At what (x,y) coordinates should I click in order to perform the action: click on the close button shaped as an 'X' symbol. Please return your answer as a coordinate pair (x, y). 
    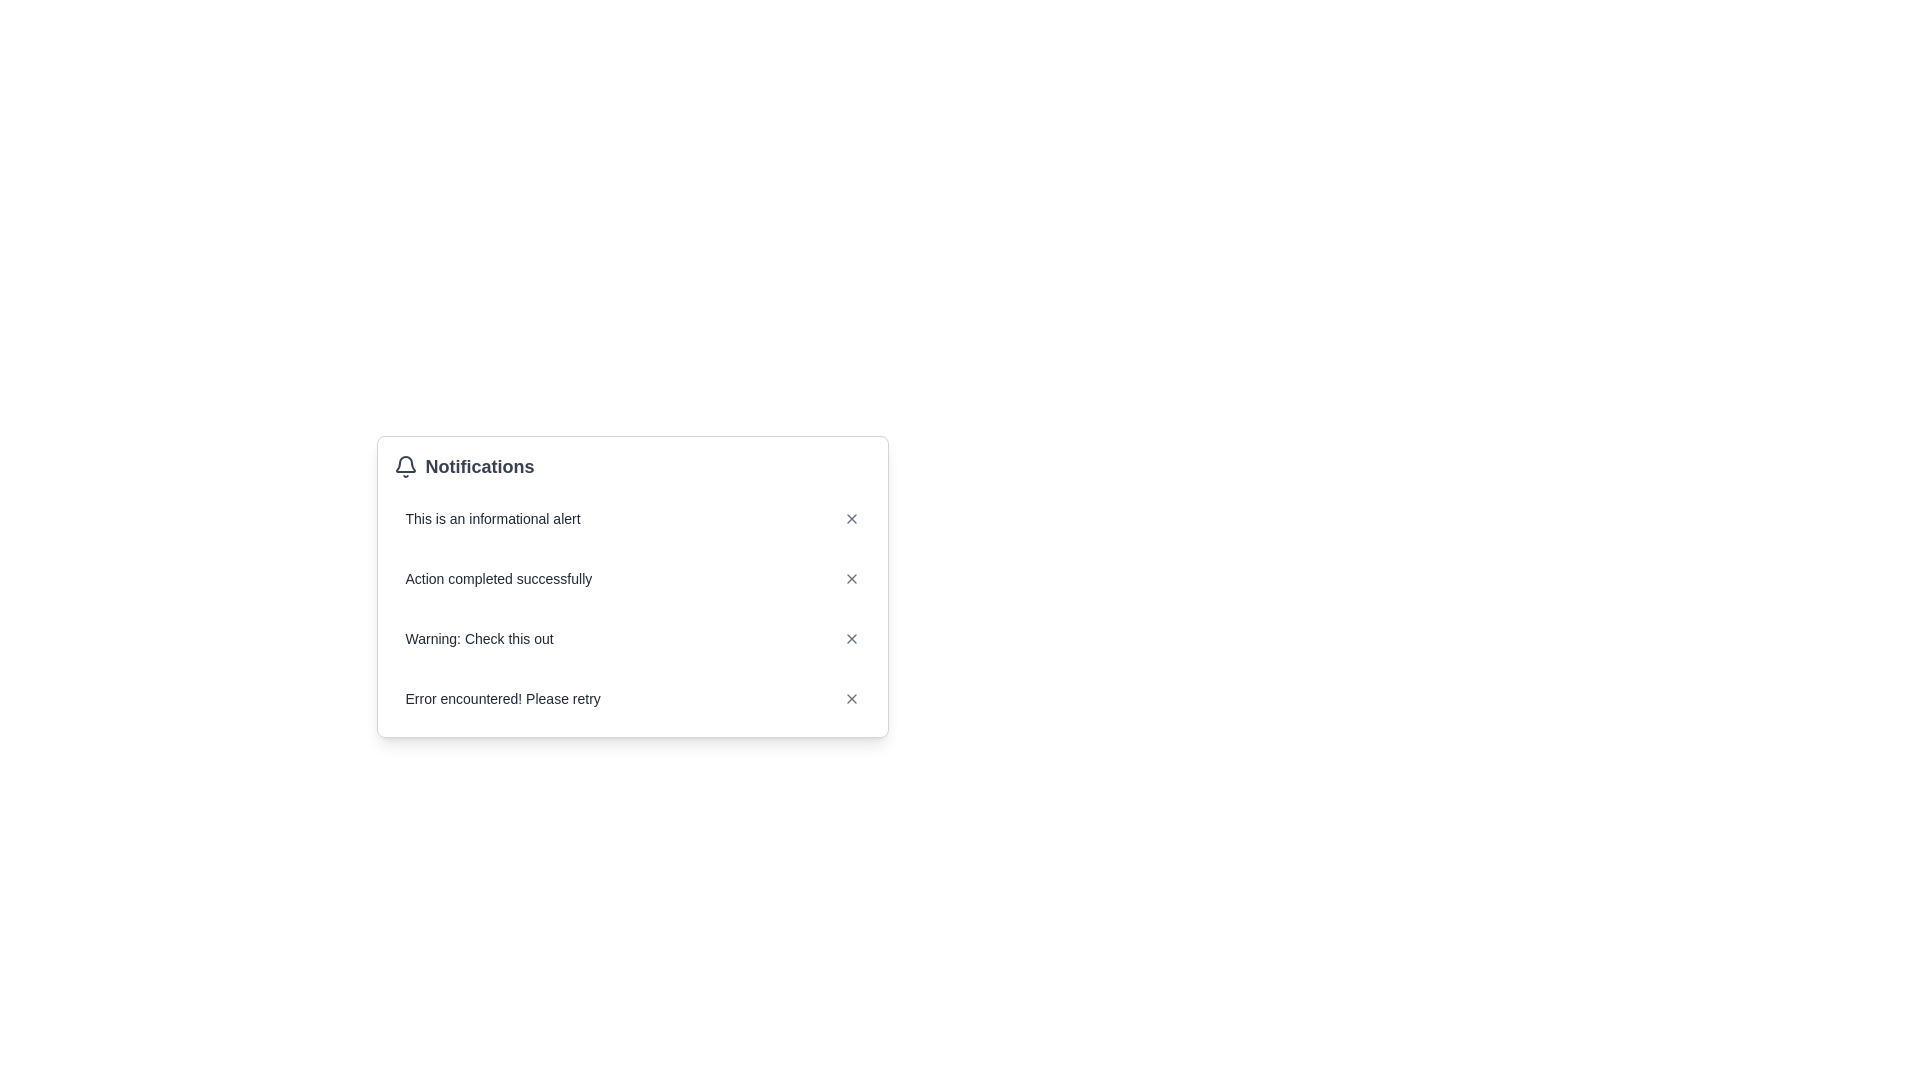
    Looking at the image, I should click on (851, 697).